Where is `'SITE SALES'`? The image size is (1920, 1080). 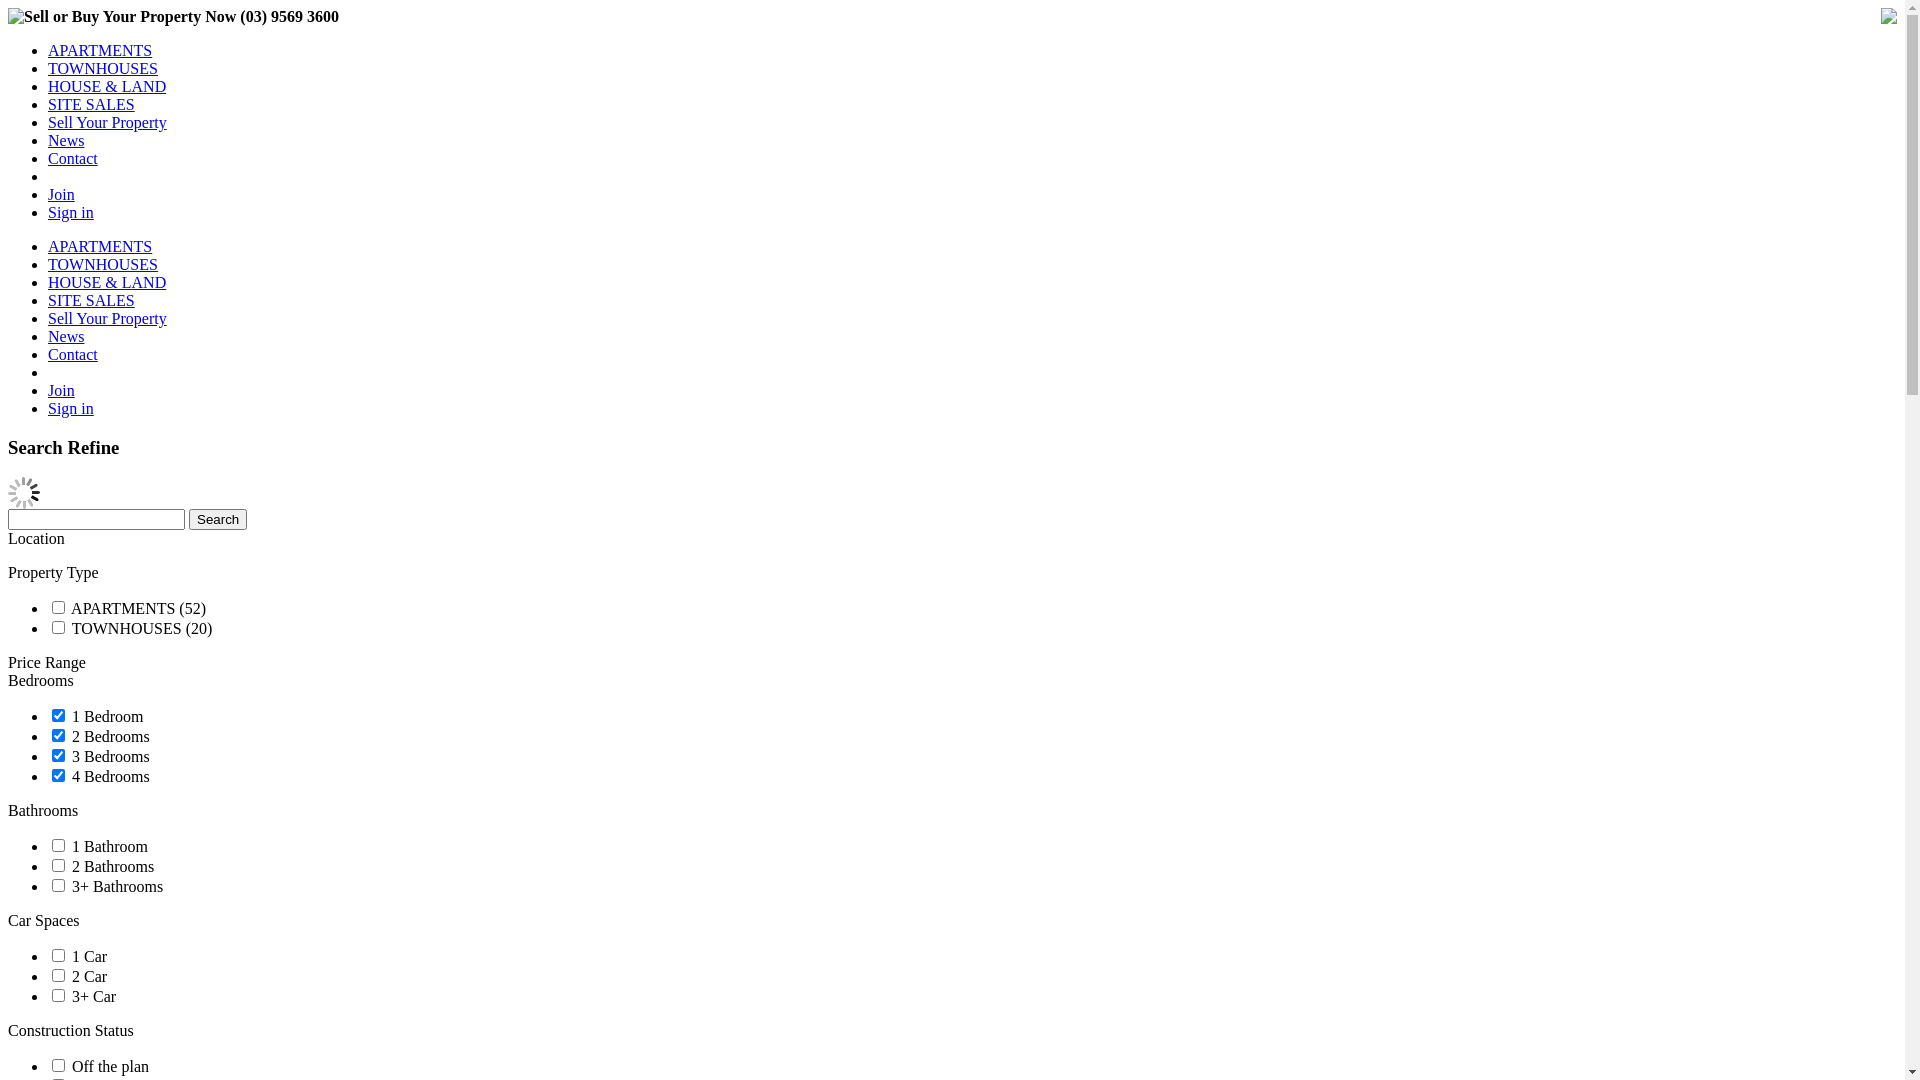
'SITE SALES' is located at coordinates (90, 300).